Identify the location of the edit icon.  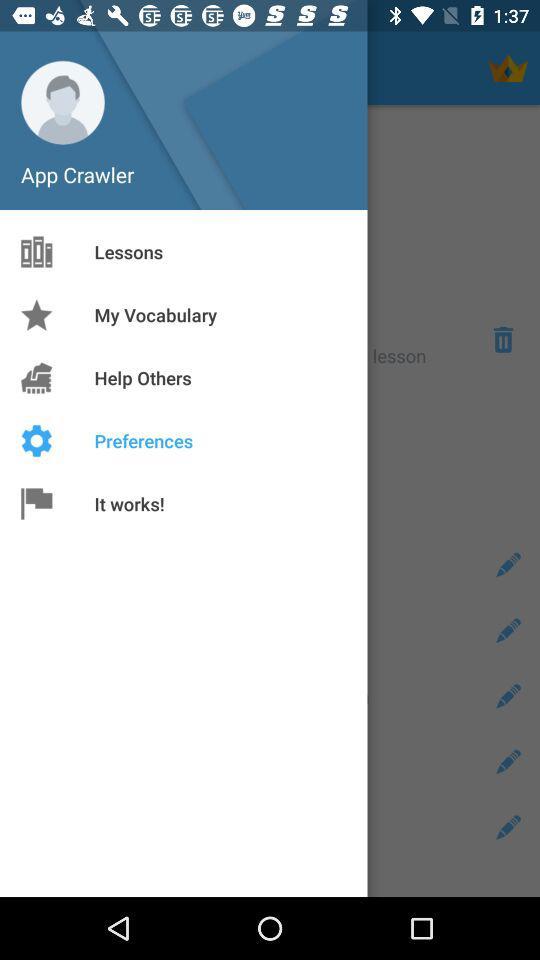
(508, 565).